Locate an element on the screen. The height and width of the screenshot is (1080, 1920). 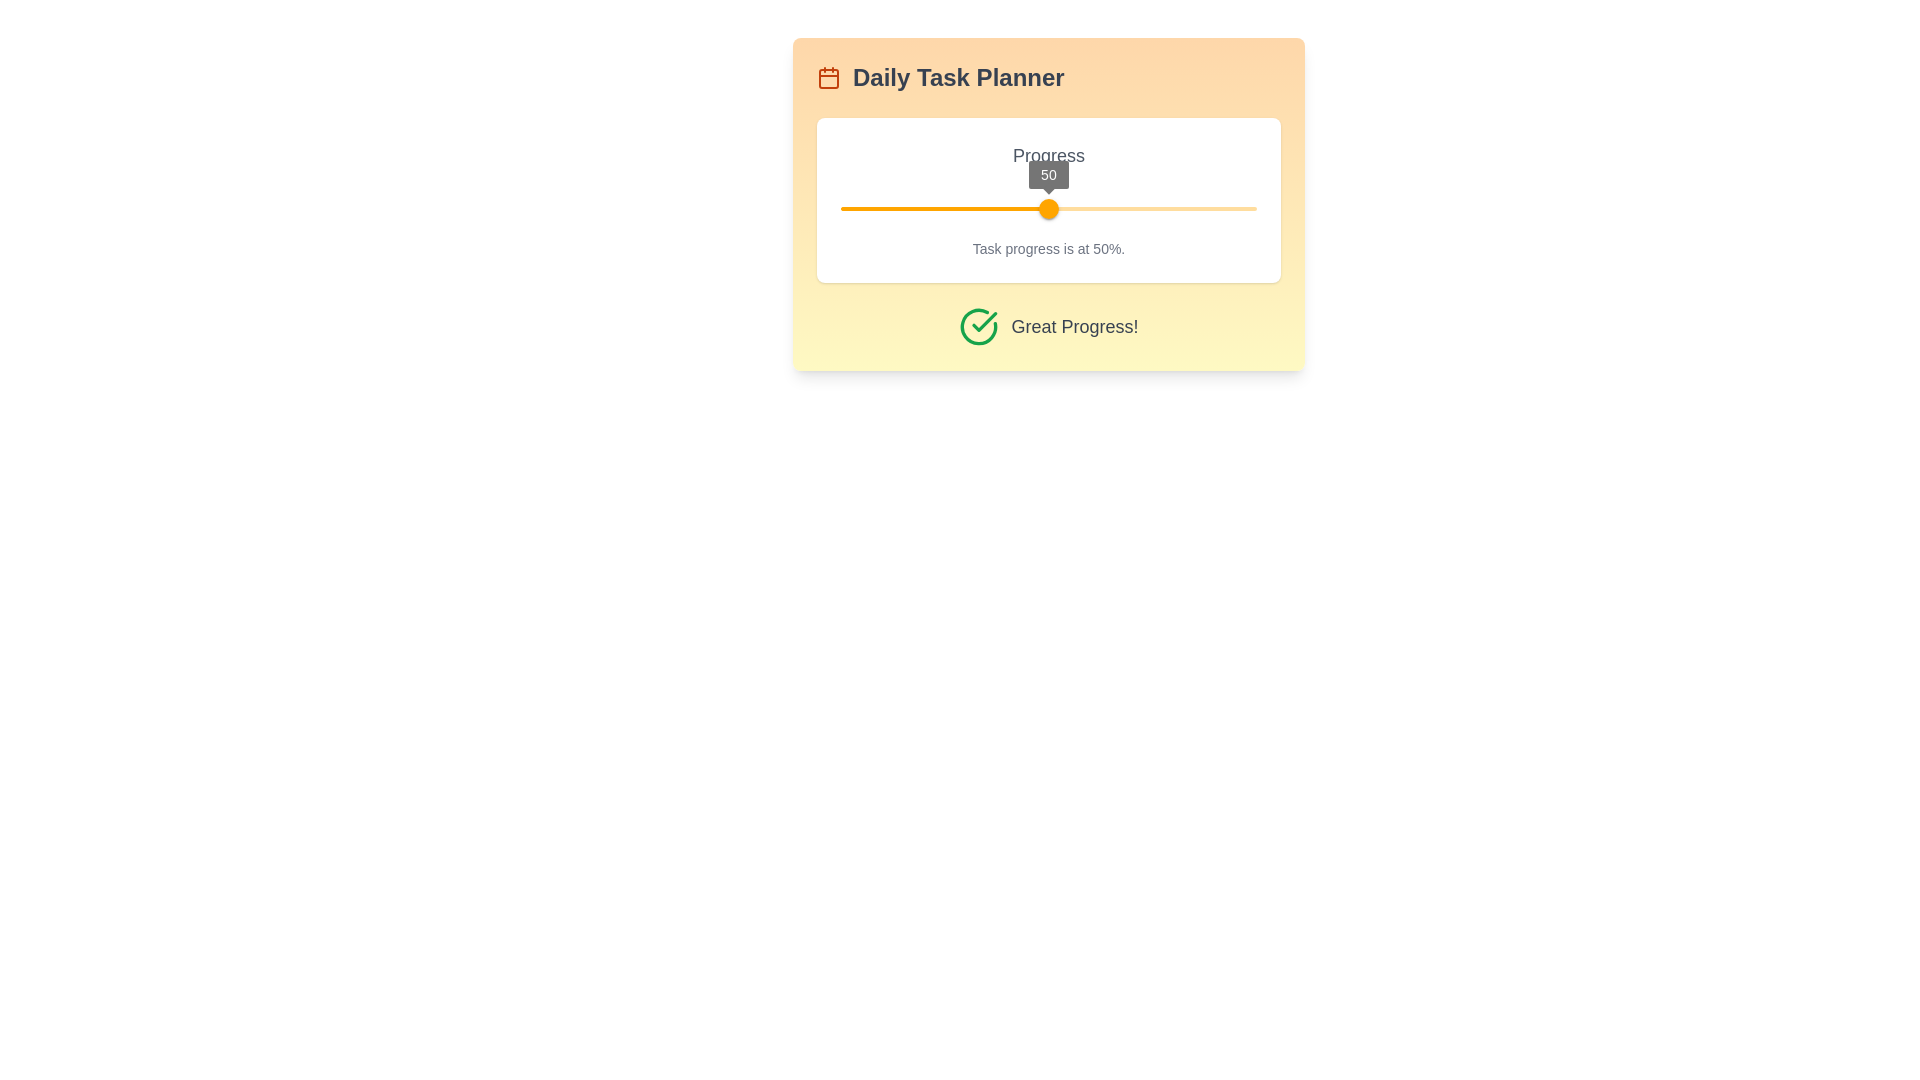
the Slider rail element, which serves as the base line for the slider track and is located slightly below the slider thumb marked by the value '50' is located at coordinates (1048, 208).